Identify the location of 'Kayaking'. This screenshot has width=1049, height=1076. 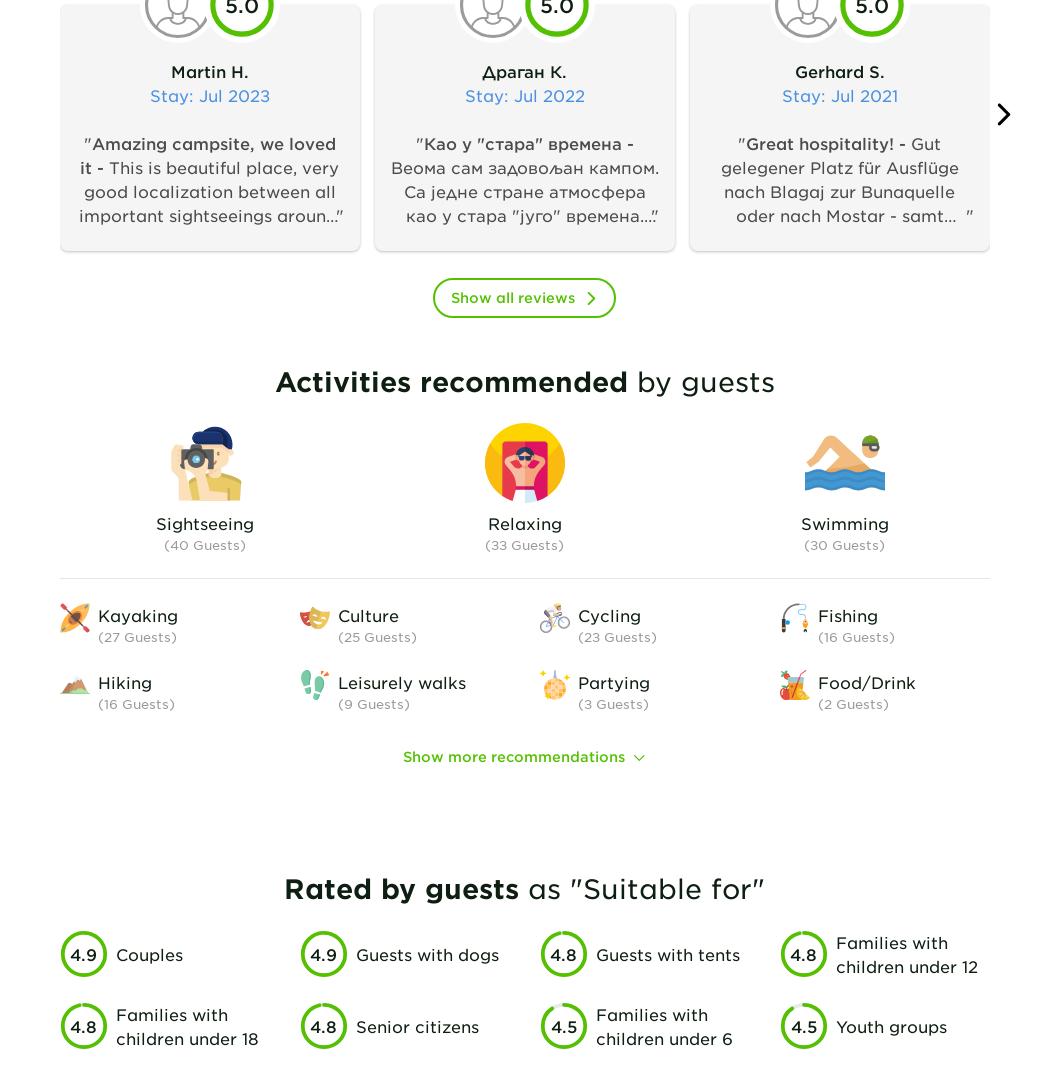
(136, 613).